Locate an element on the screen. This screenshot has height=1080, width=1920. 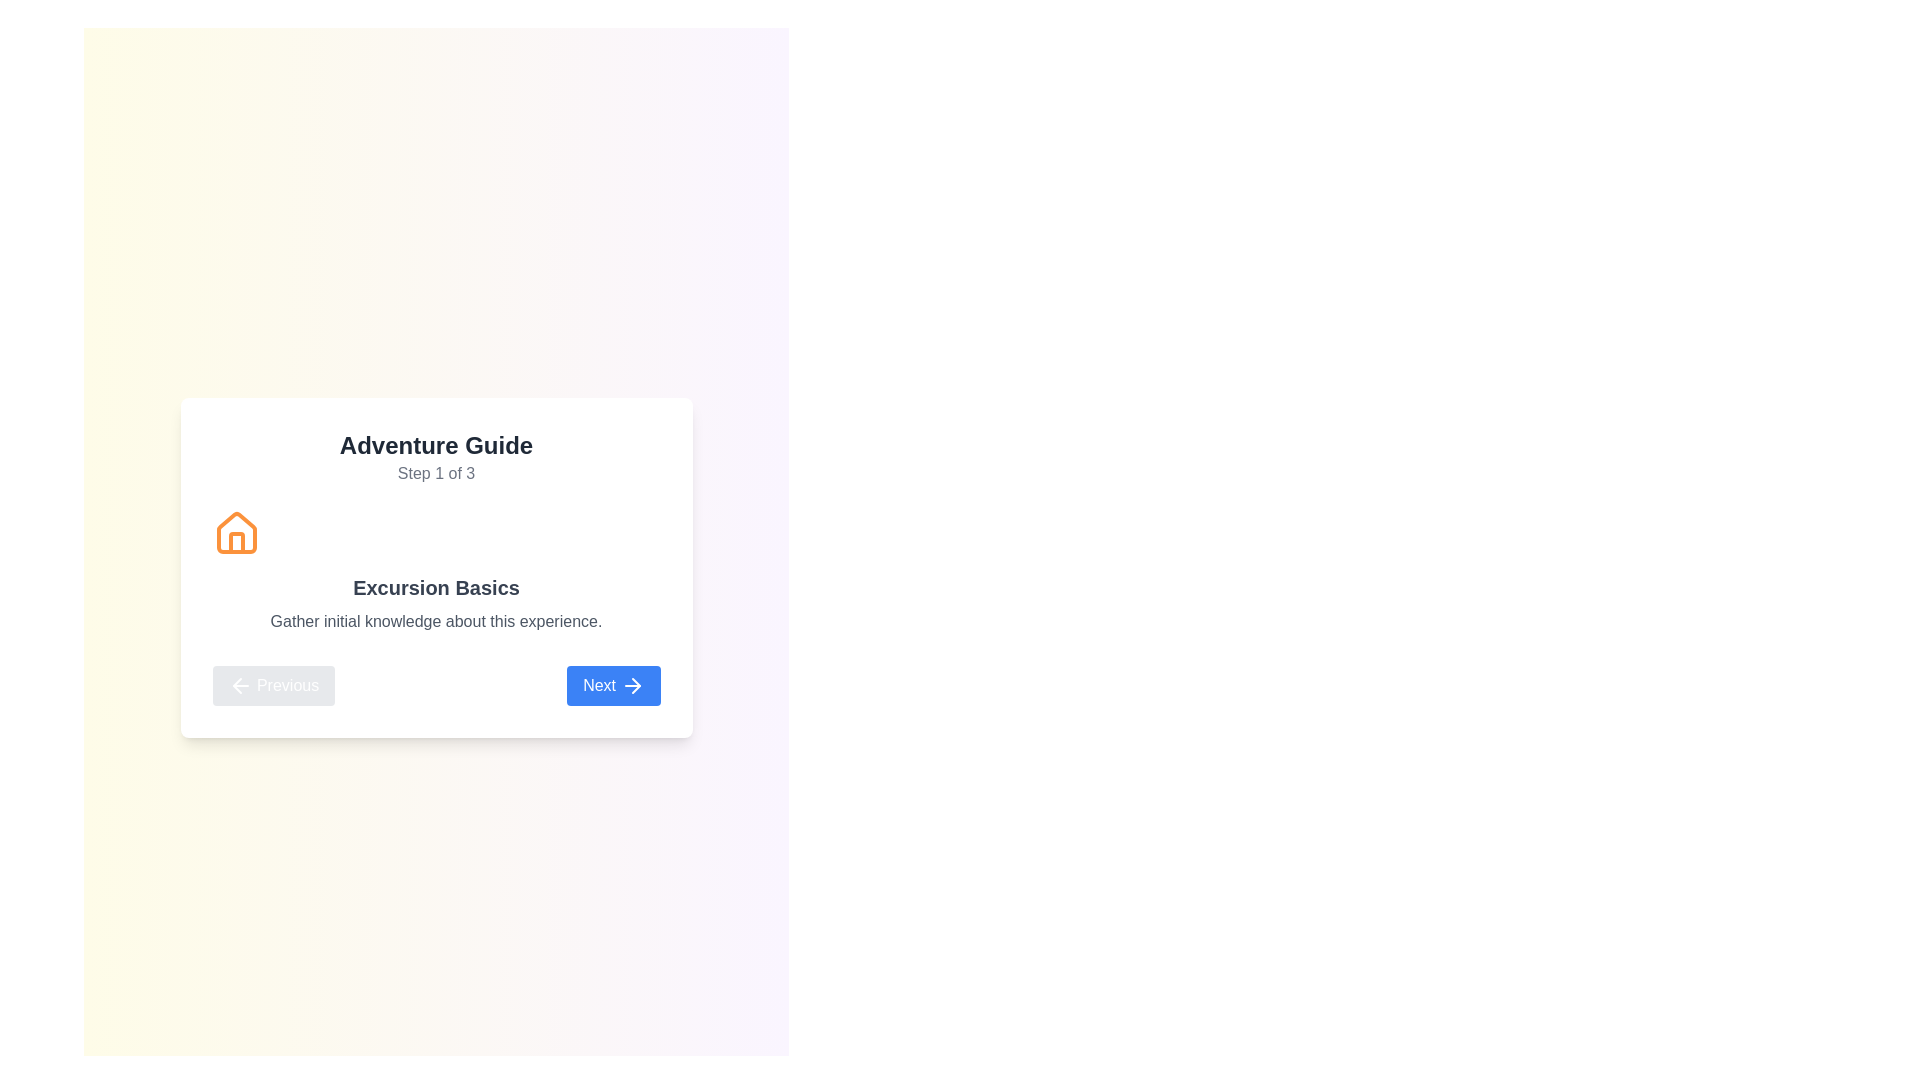
the right arrow icon on the 'Next' button, which has a blue background and white text, located in the bottom right corner of the card interface is located at coordinates (631, 685).